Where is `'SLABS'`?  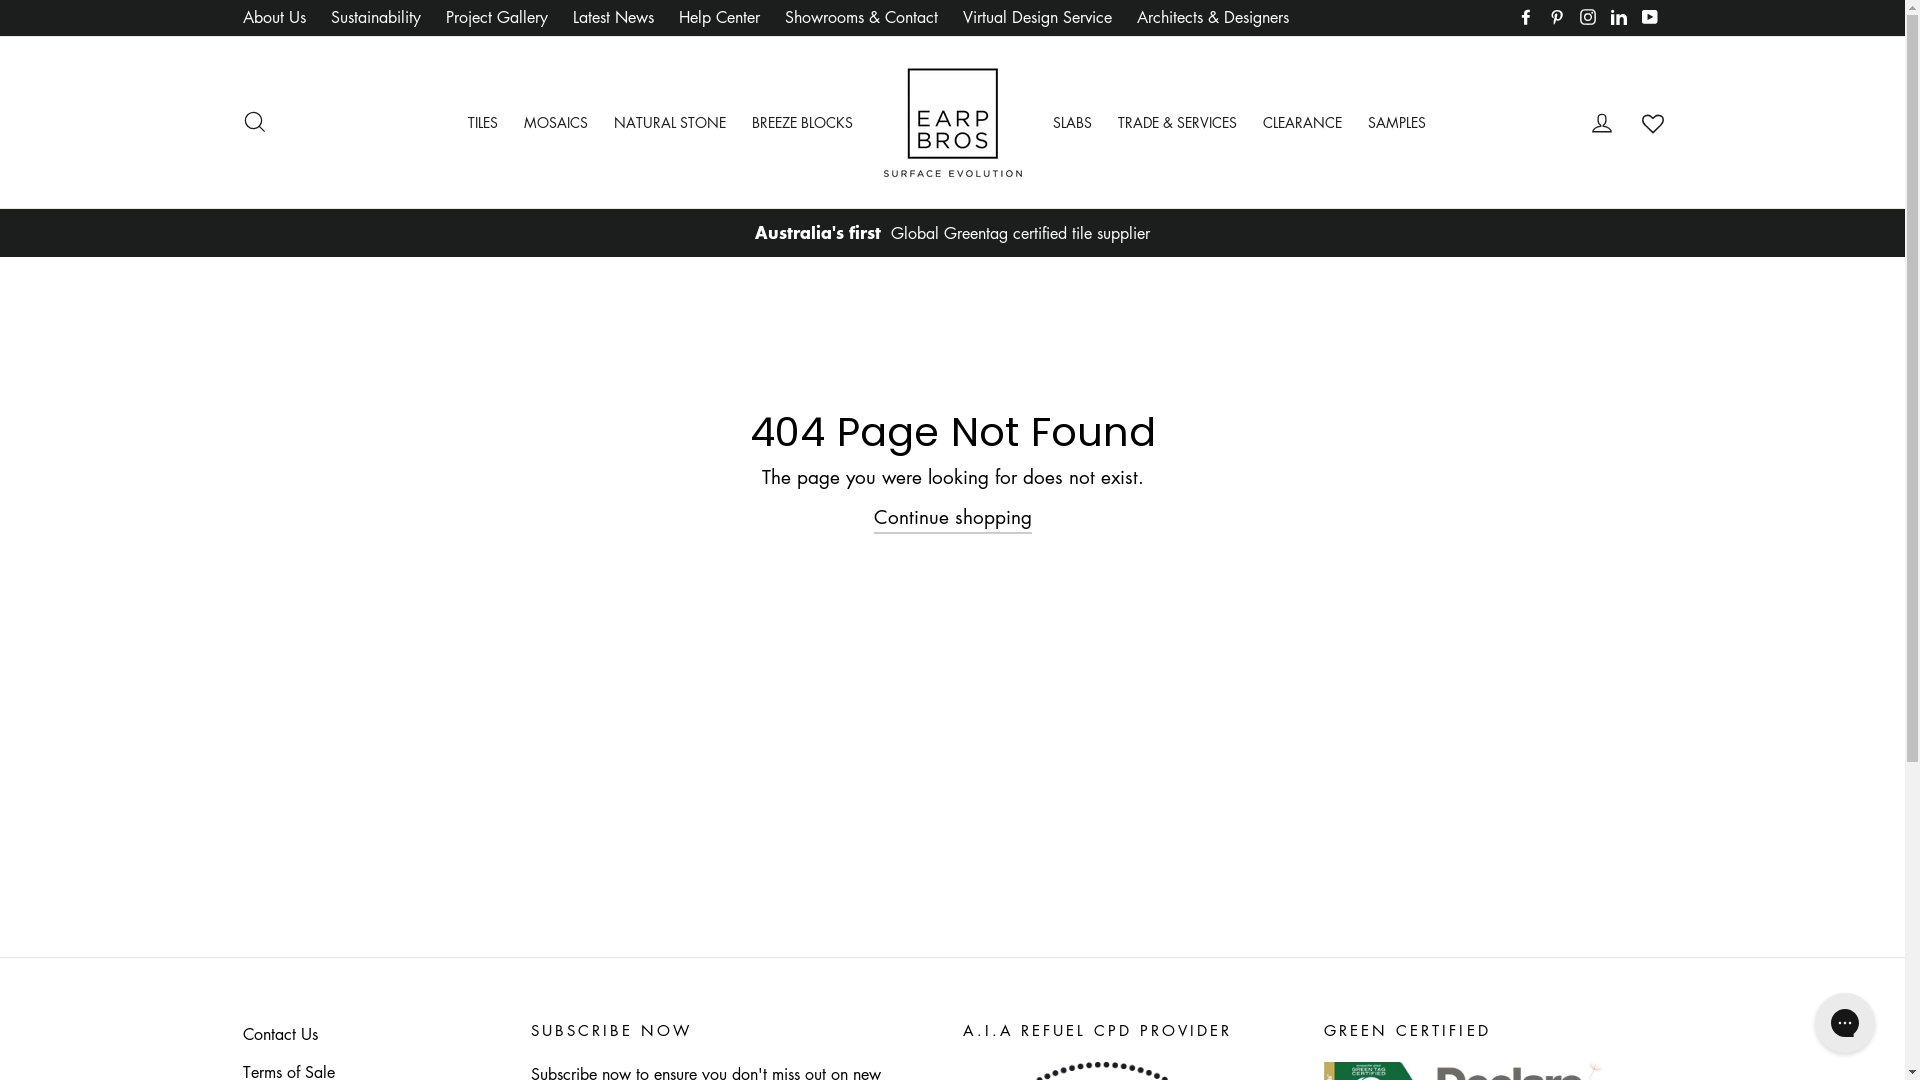 'SLABS' is located at coordinates (1070, 122).